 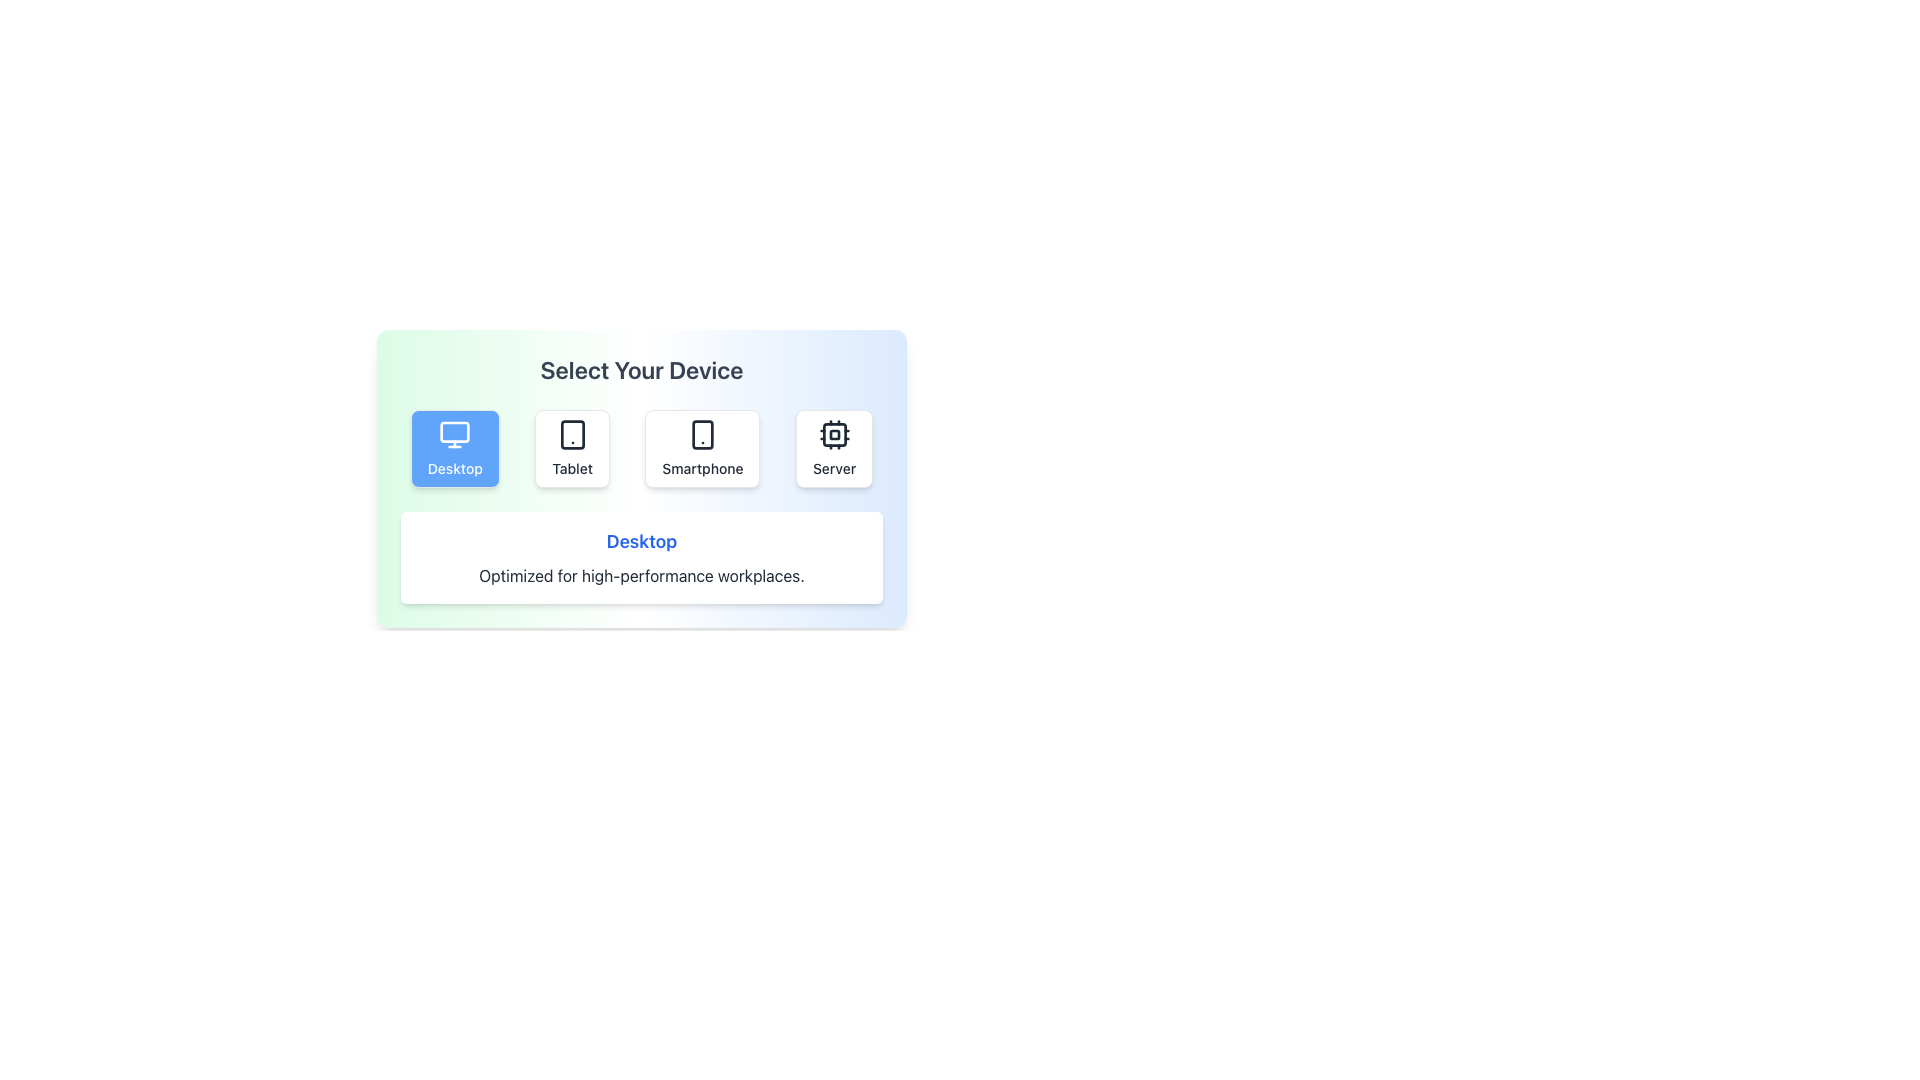 What do you see at coordinates (834, 434) in the screenshot?
I see `the server icon, which is the graphical representation inside the 'Server' button, the fourth button in a horizontal arrangement of four device option buttons` at bounding box center [834, 434].